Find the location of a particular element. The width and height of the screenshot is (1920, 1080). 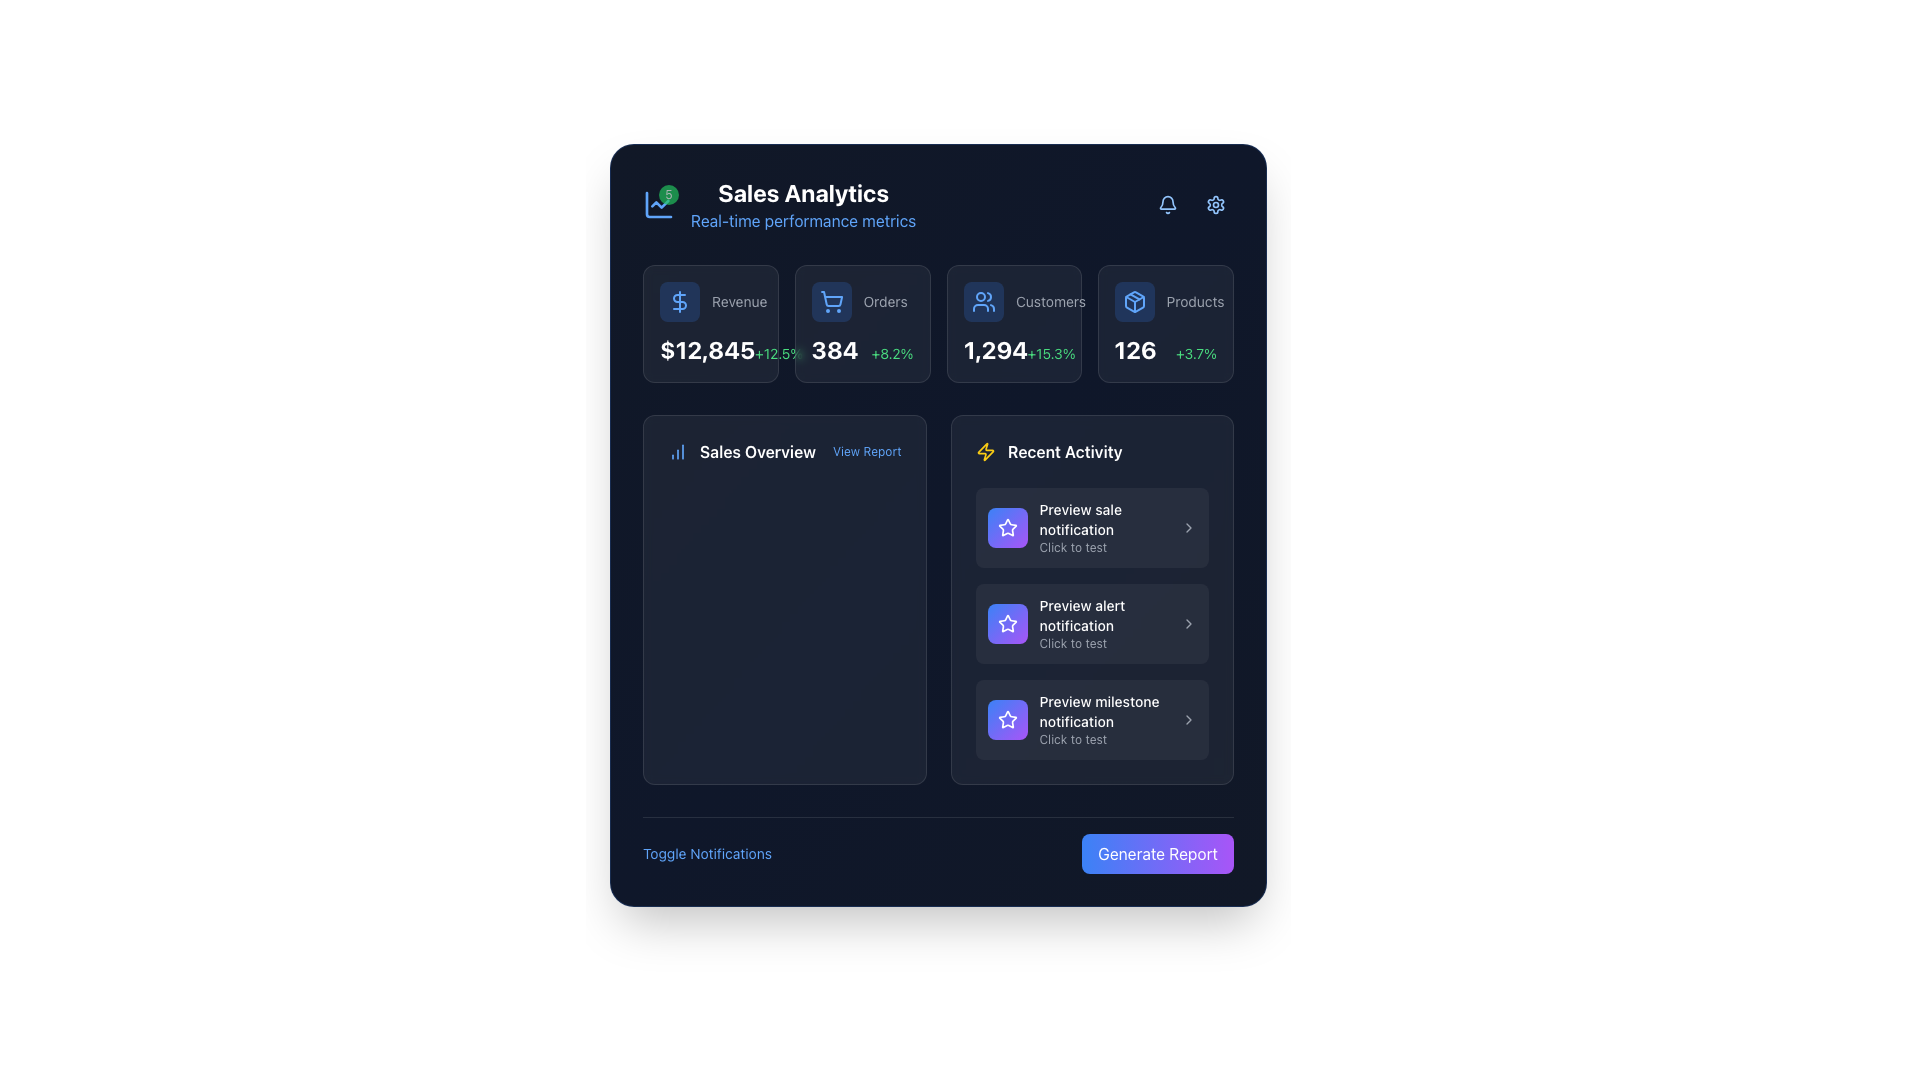

the star icon located in the 'Recent Activity' section, which is directly to the left of the text 'Preview milestone notification', to potentially interact with it is located at coordinates (1007, 526).